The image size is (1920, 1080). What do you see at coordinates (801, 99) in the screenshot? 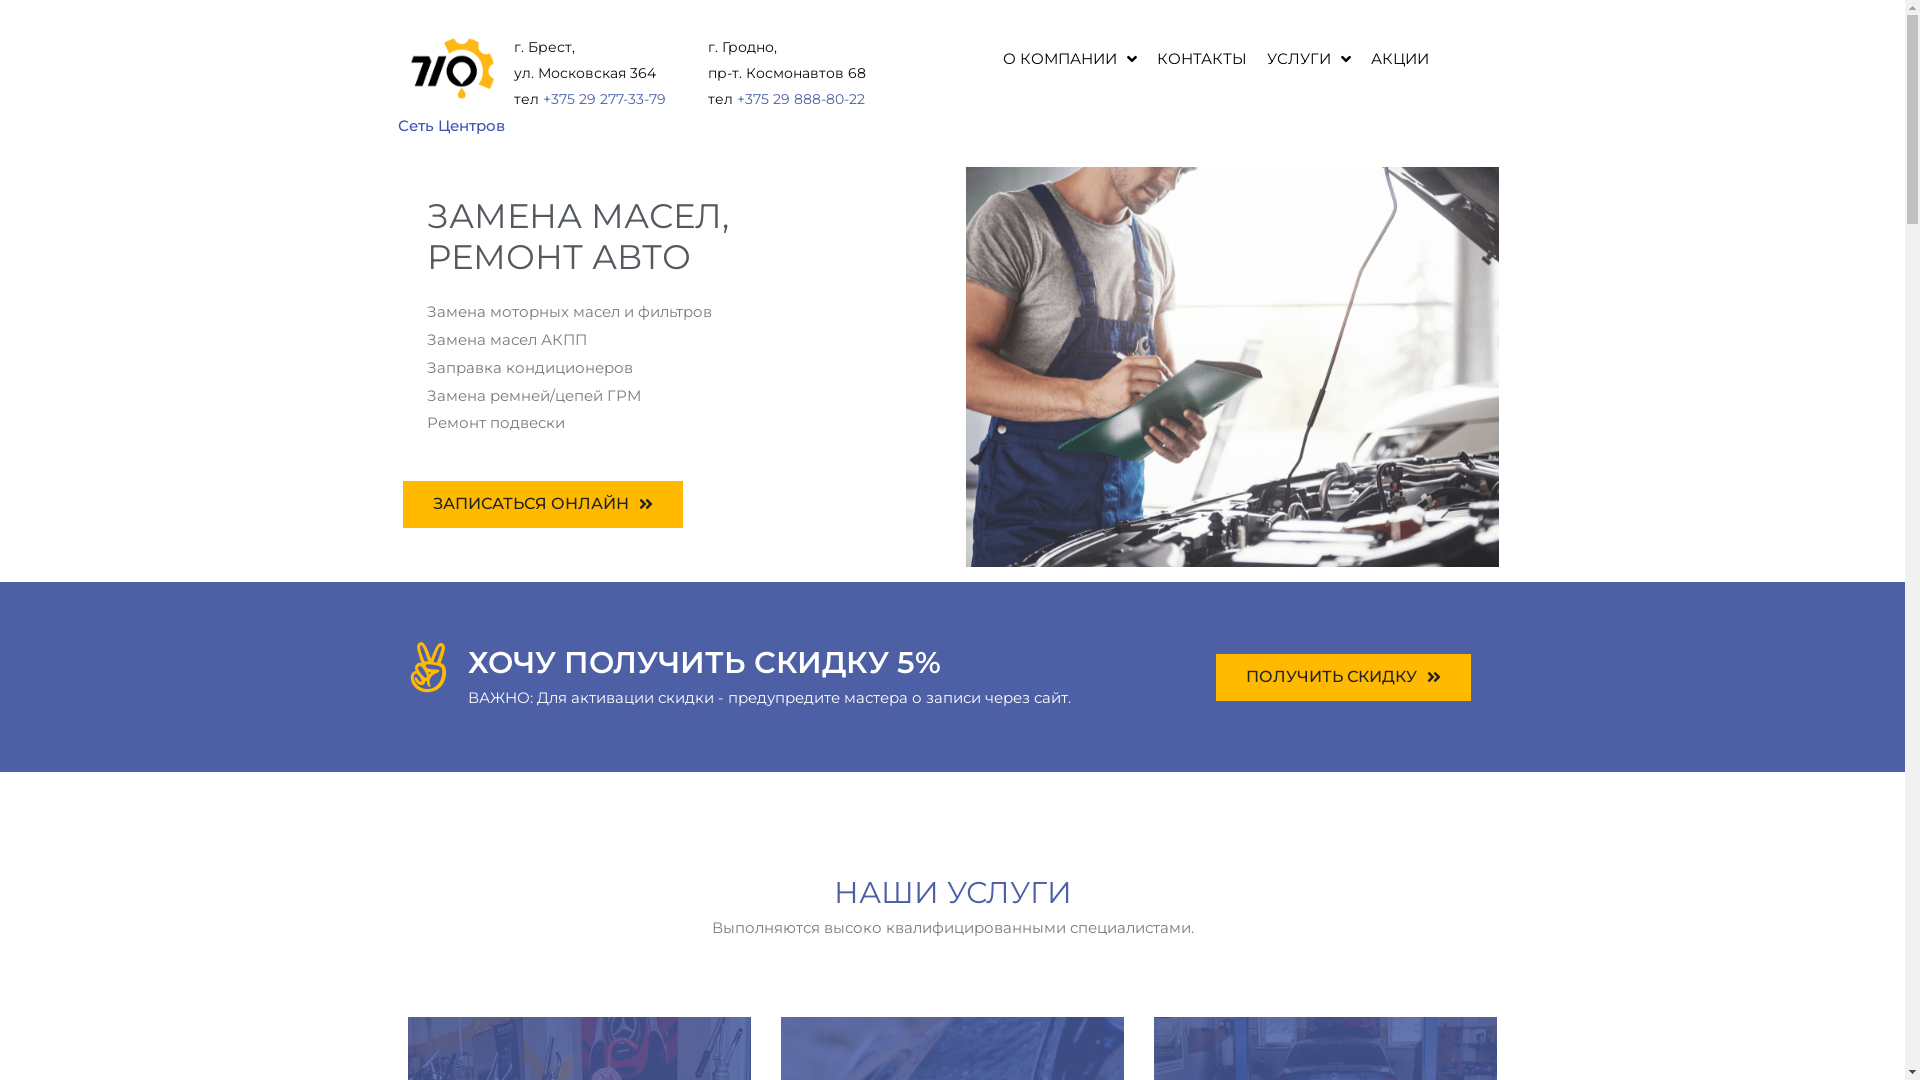
I see `'+375 29 888-80-22'` at bounding box center [801, 99].